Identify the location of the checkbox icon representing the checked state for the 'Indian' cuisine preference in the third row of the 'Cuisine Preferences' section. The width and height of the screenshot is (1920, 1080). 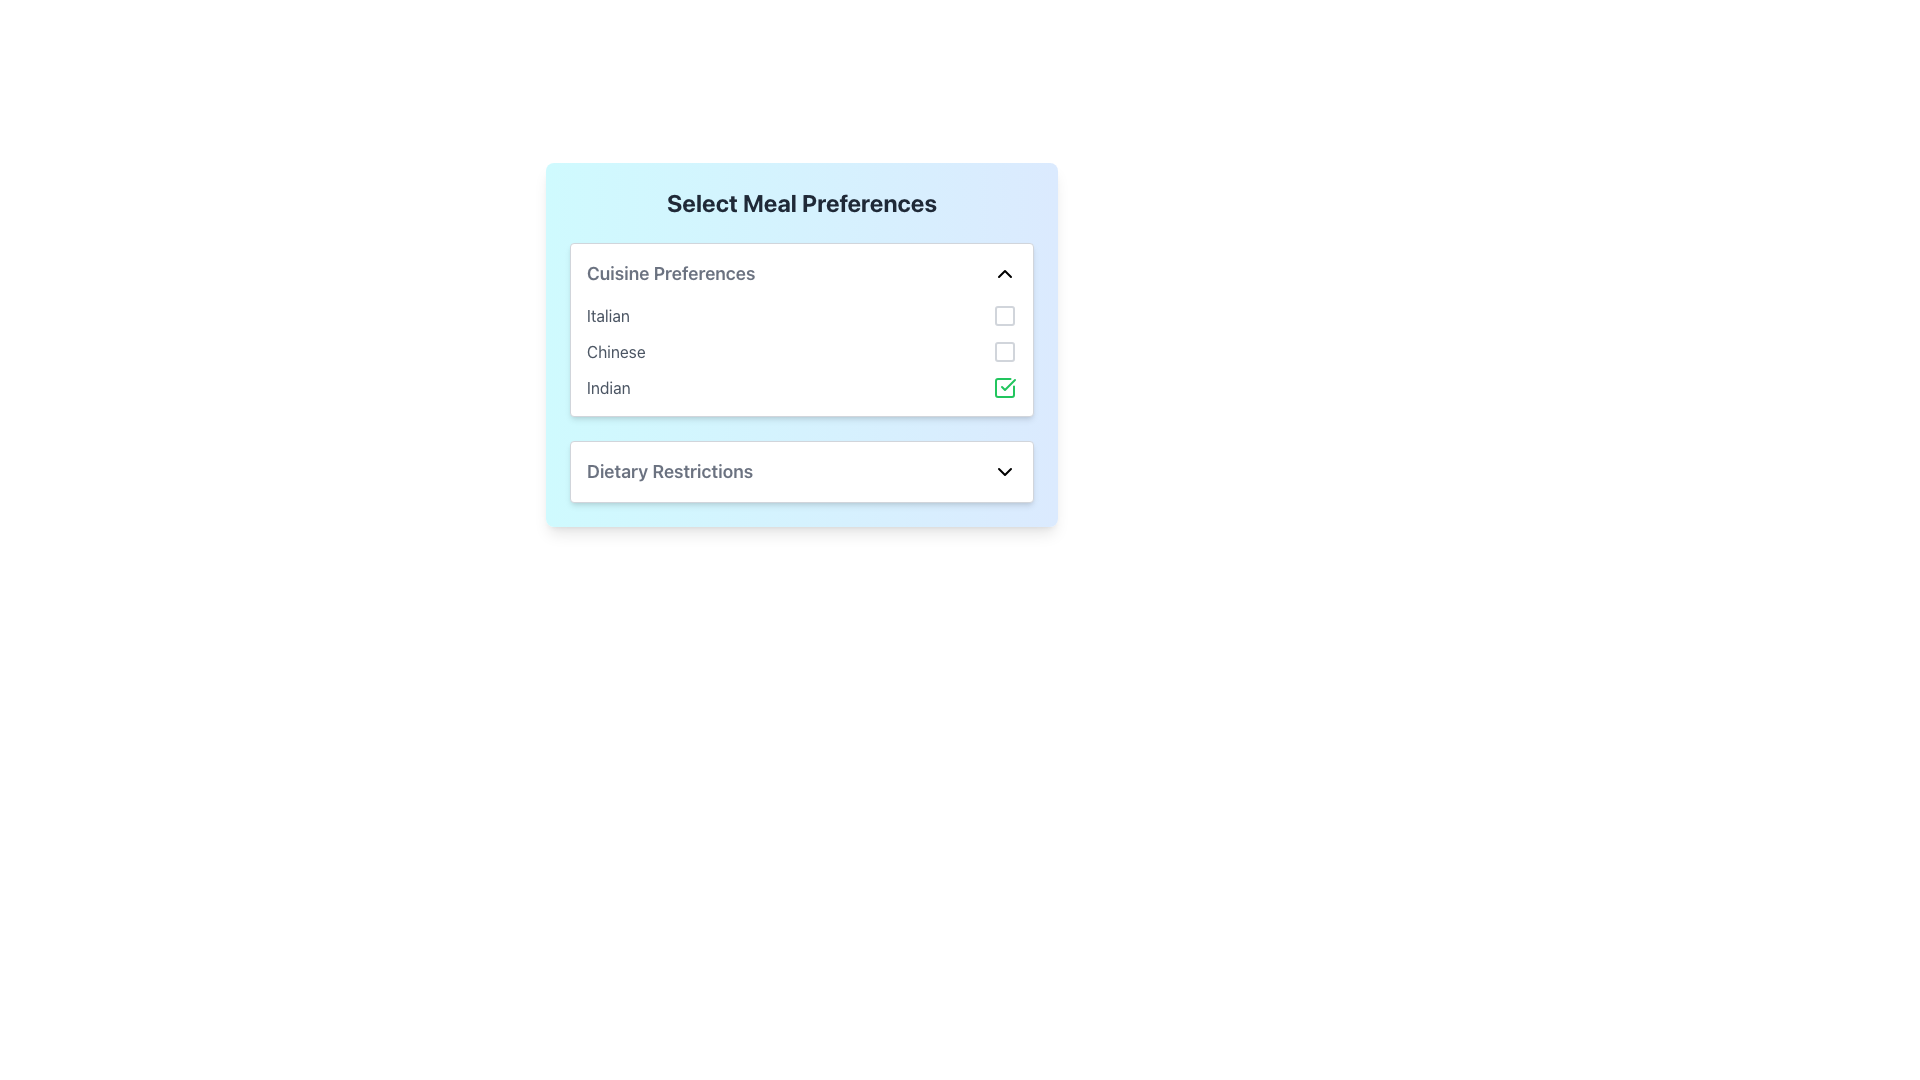
(1004, 388).